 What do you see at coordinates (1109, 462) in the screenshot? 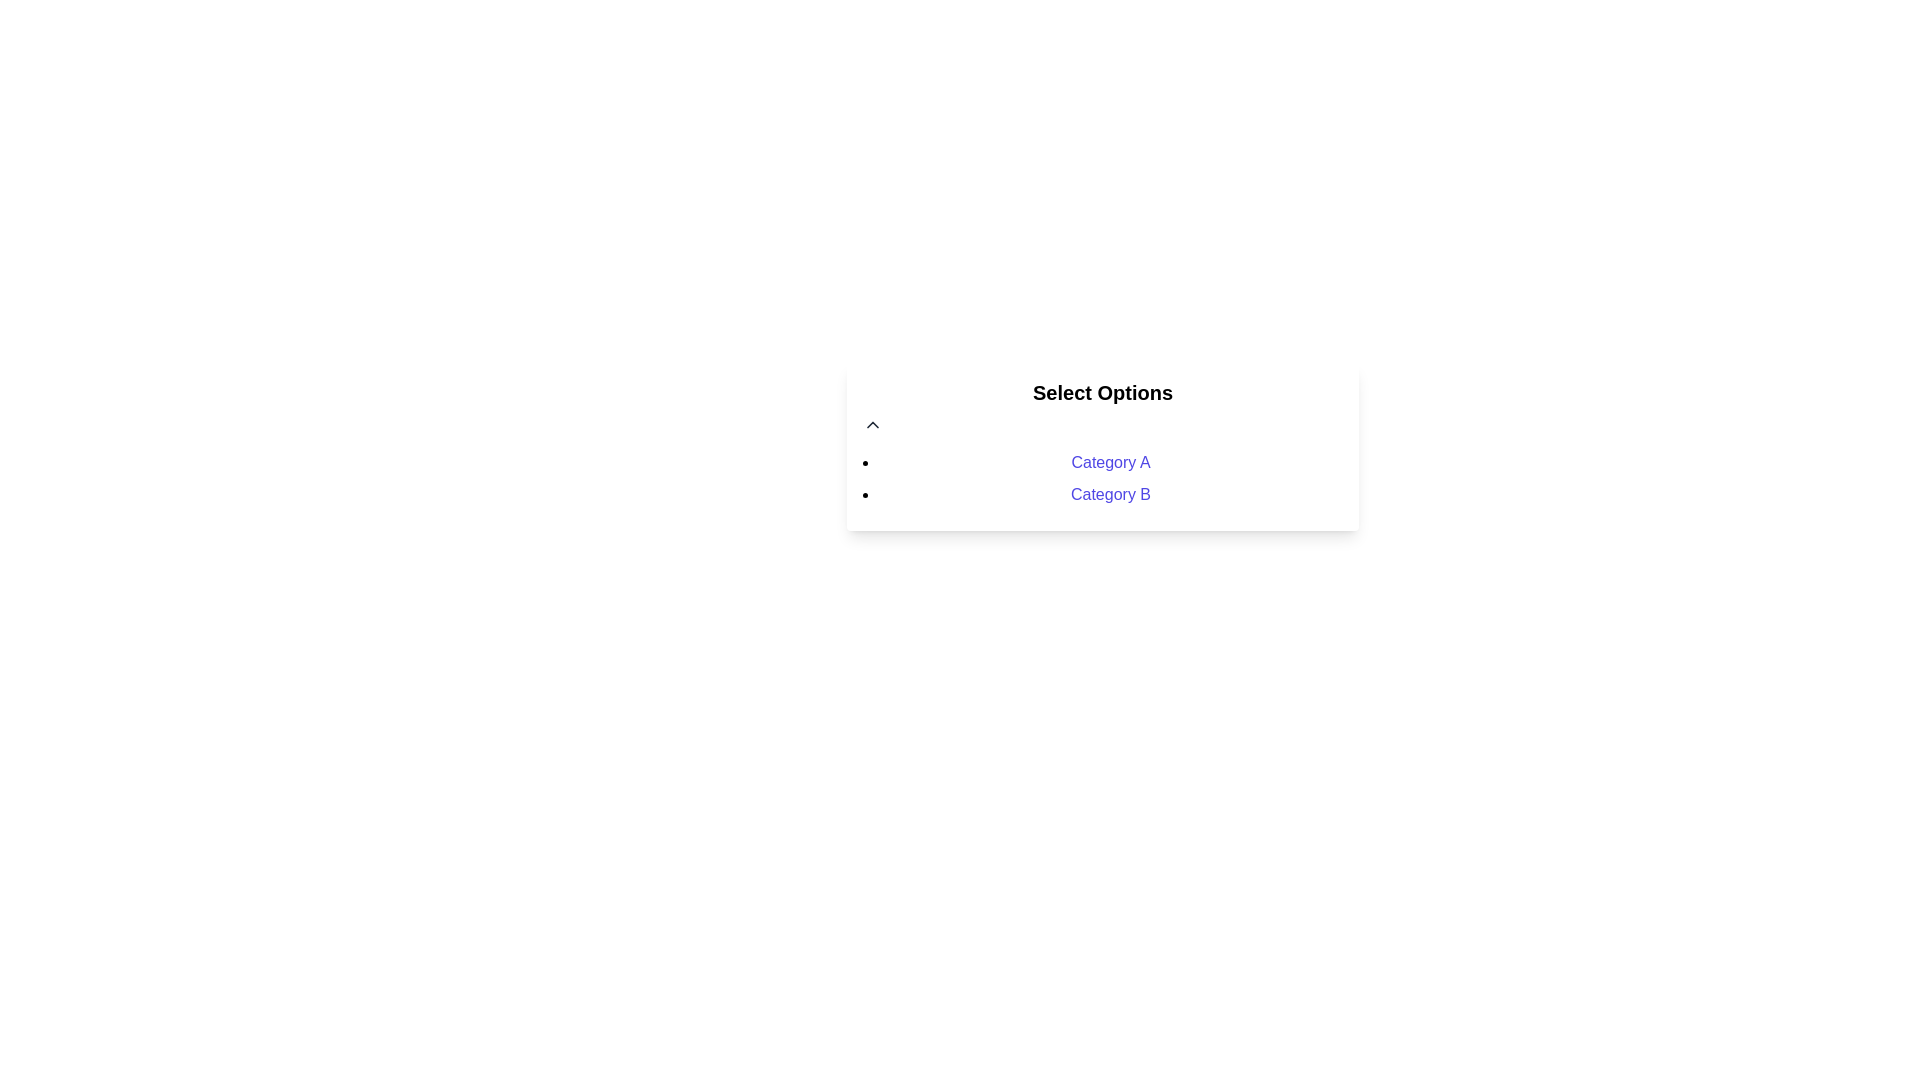
I see `the 'Category A' hyperlink in the menu list` at bounding box center [1109, 462].